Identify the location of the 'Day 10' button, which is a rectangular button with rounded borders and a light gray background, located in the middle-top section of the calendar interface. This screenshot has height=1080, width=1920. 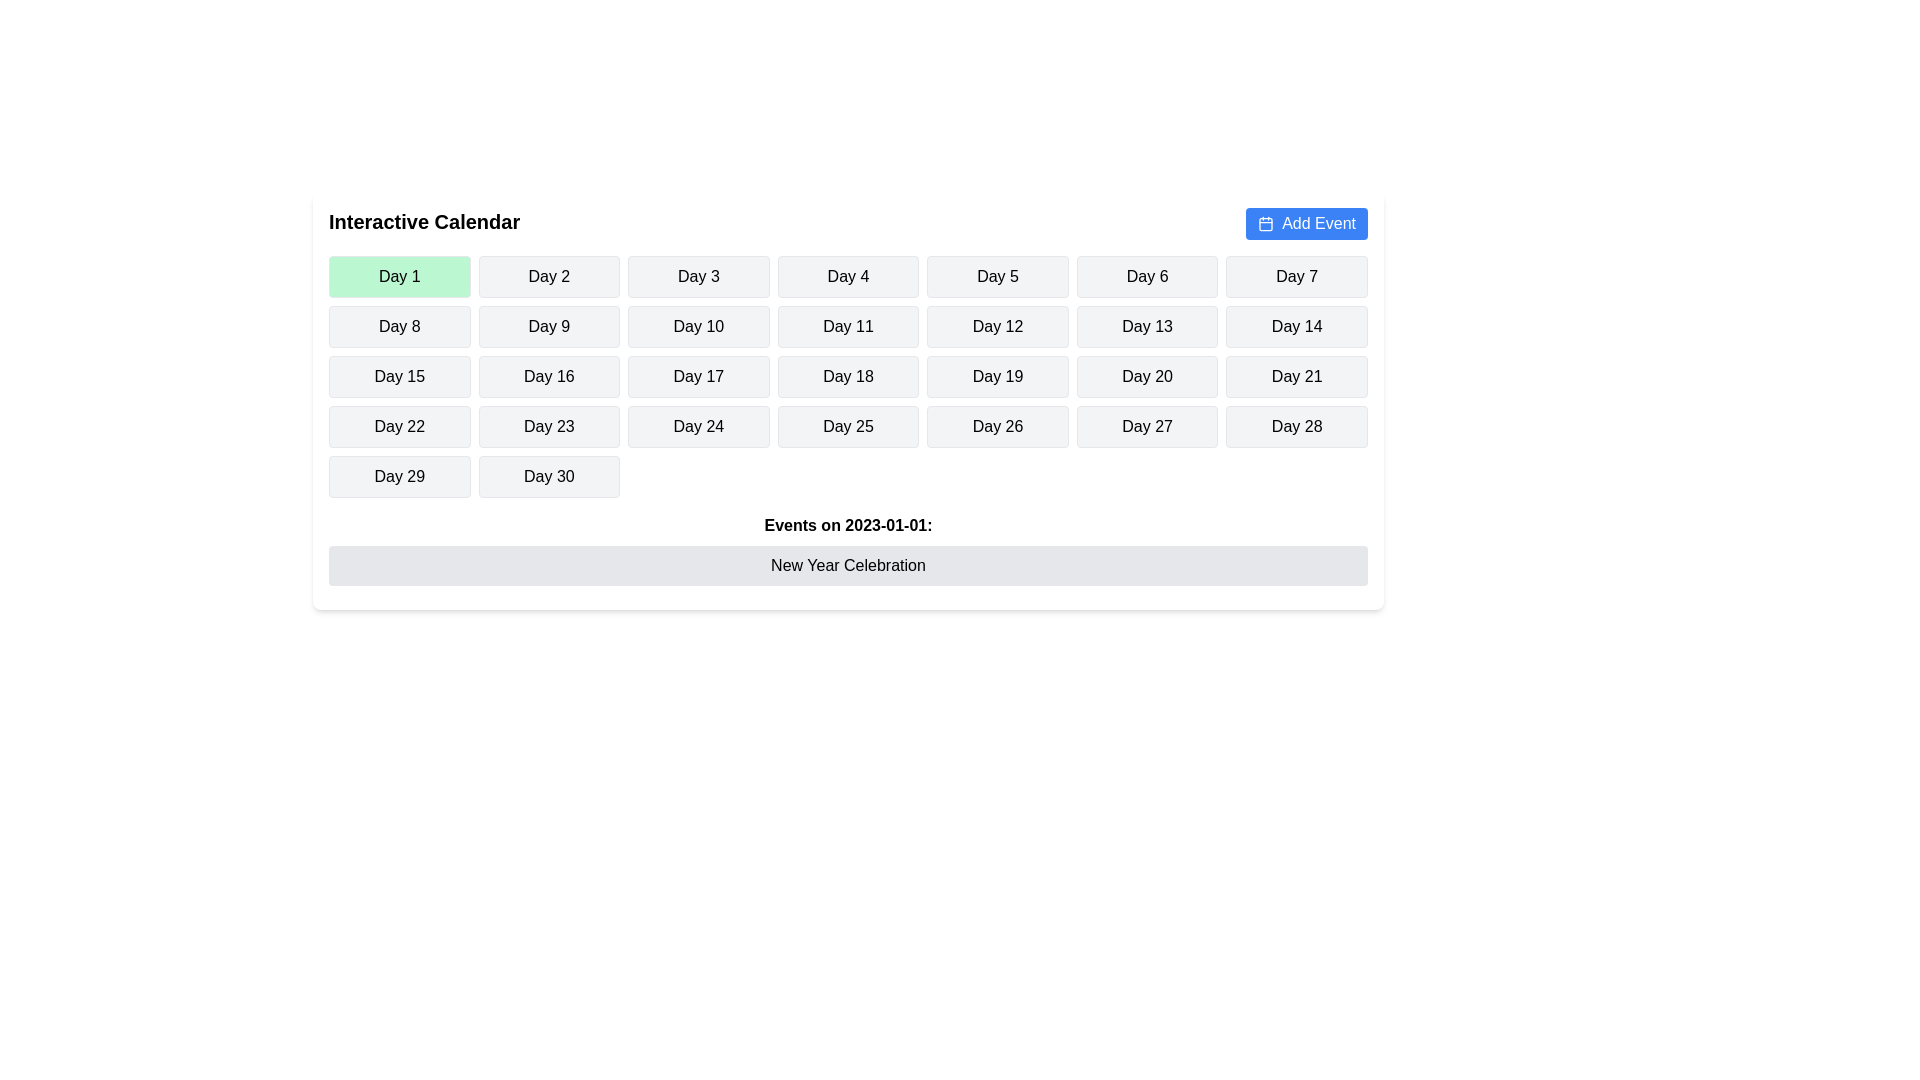
(698, 326).